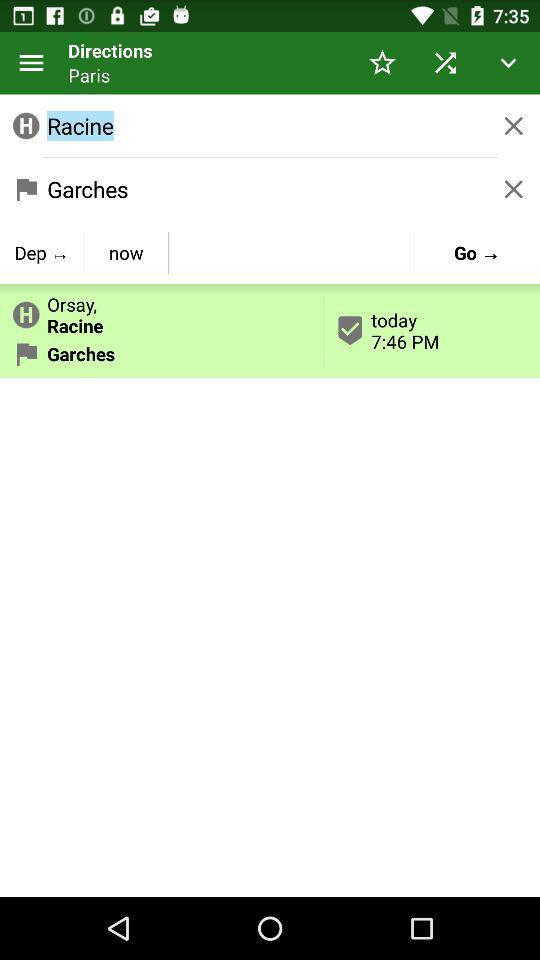 Image resolution: width=540 pixels, height=960 pixels. Describe the element at coordinates (30, 62) in the screenshot. I see `the icon to the left of directions item` at that location.